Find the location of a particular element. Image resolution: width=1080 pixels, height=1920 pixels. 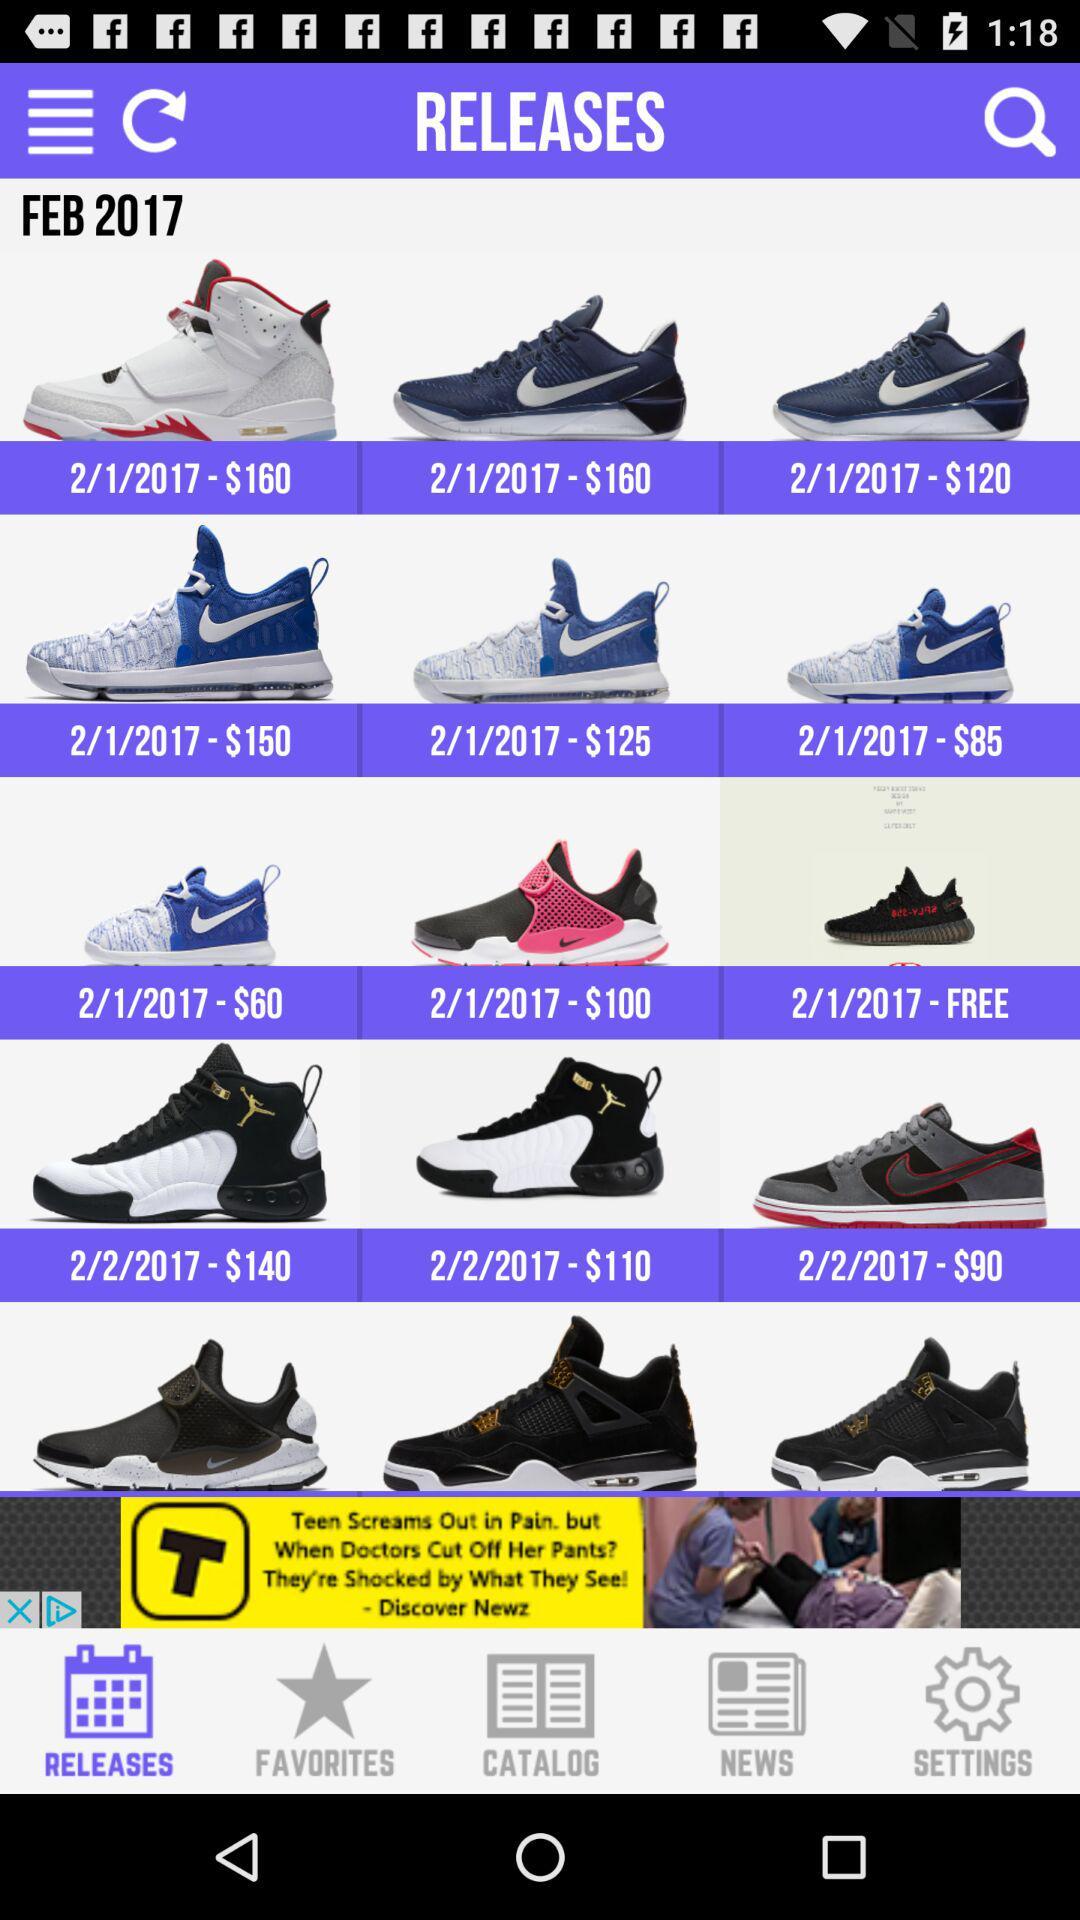

the refresh icon is located at coordinates (153, 128).